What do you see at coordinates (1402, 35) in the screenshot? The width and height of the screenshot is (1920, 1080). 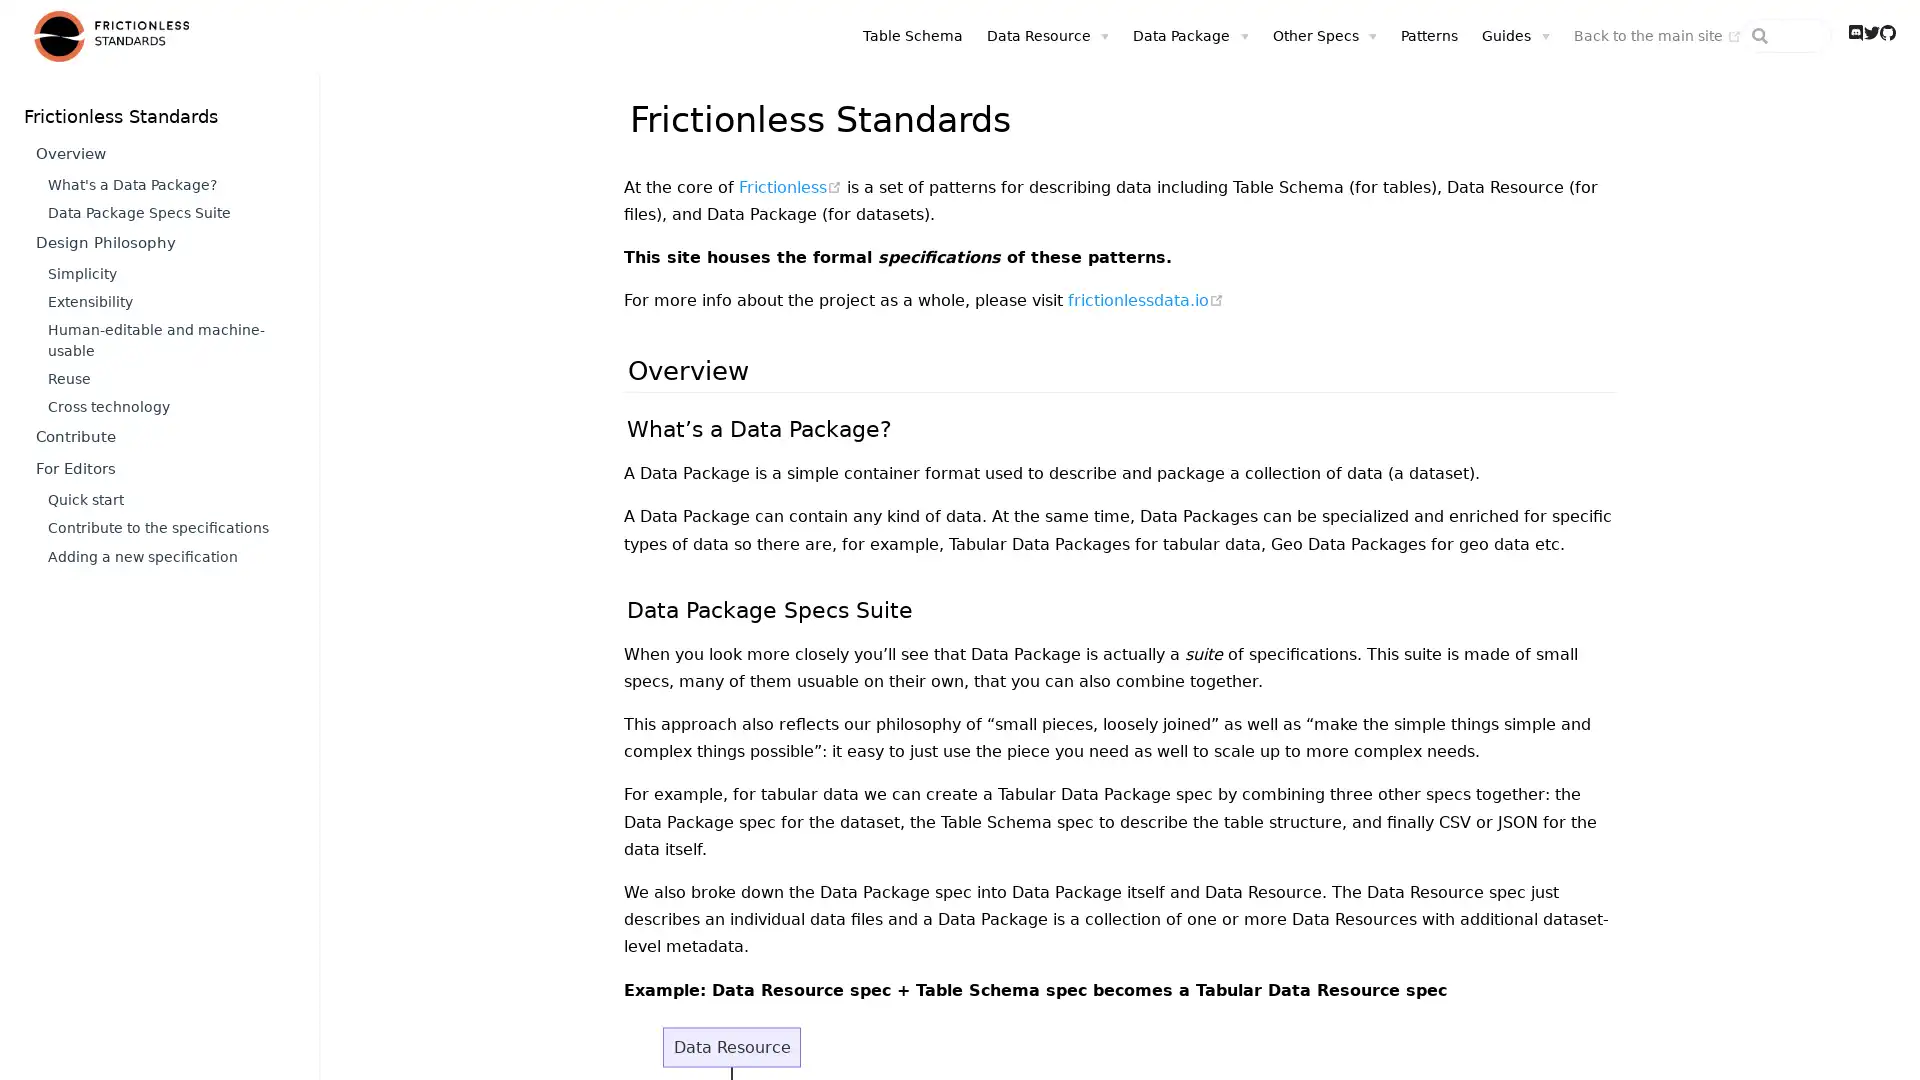 I see `Guides` at bounding box center [1402, 35].